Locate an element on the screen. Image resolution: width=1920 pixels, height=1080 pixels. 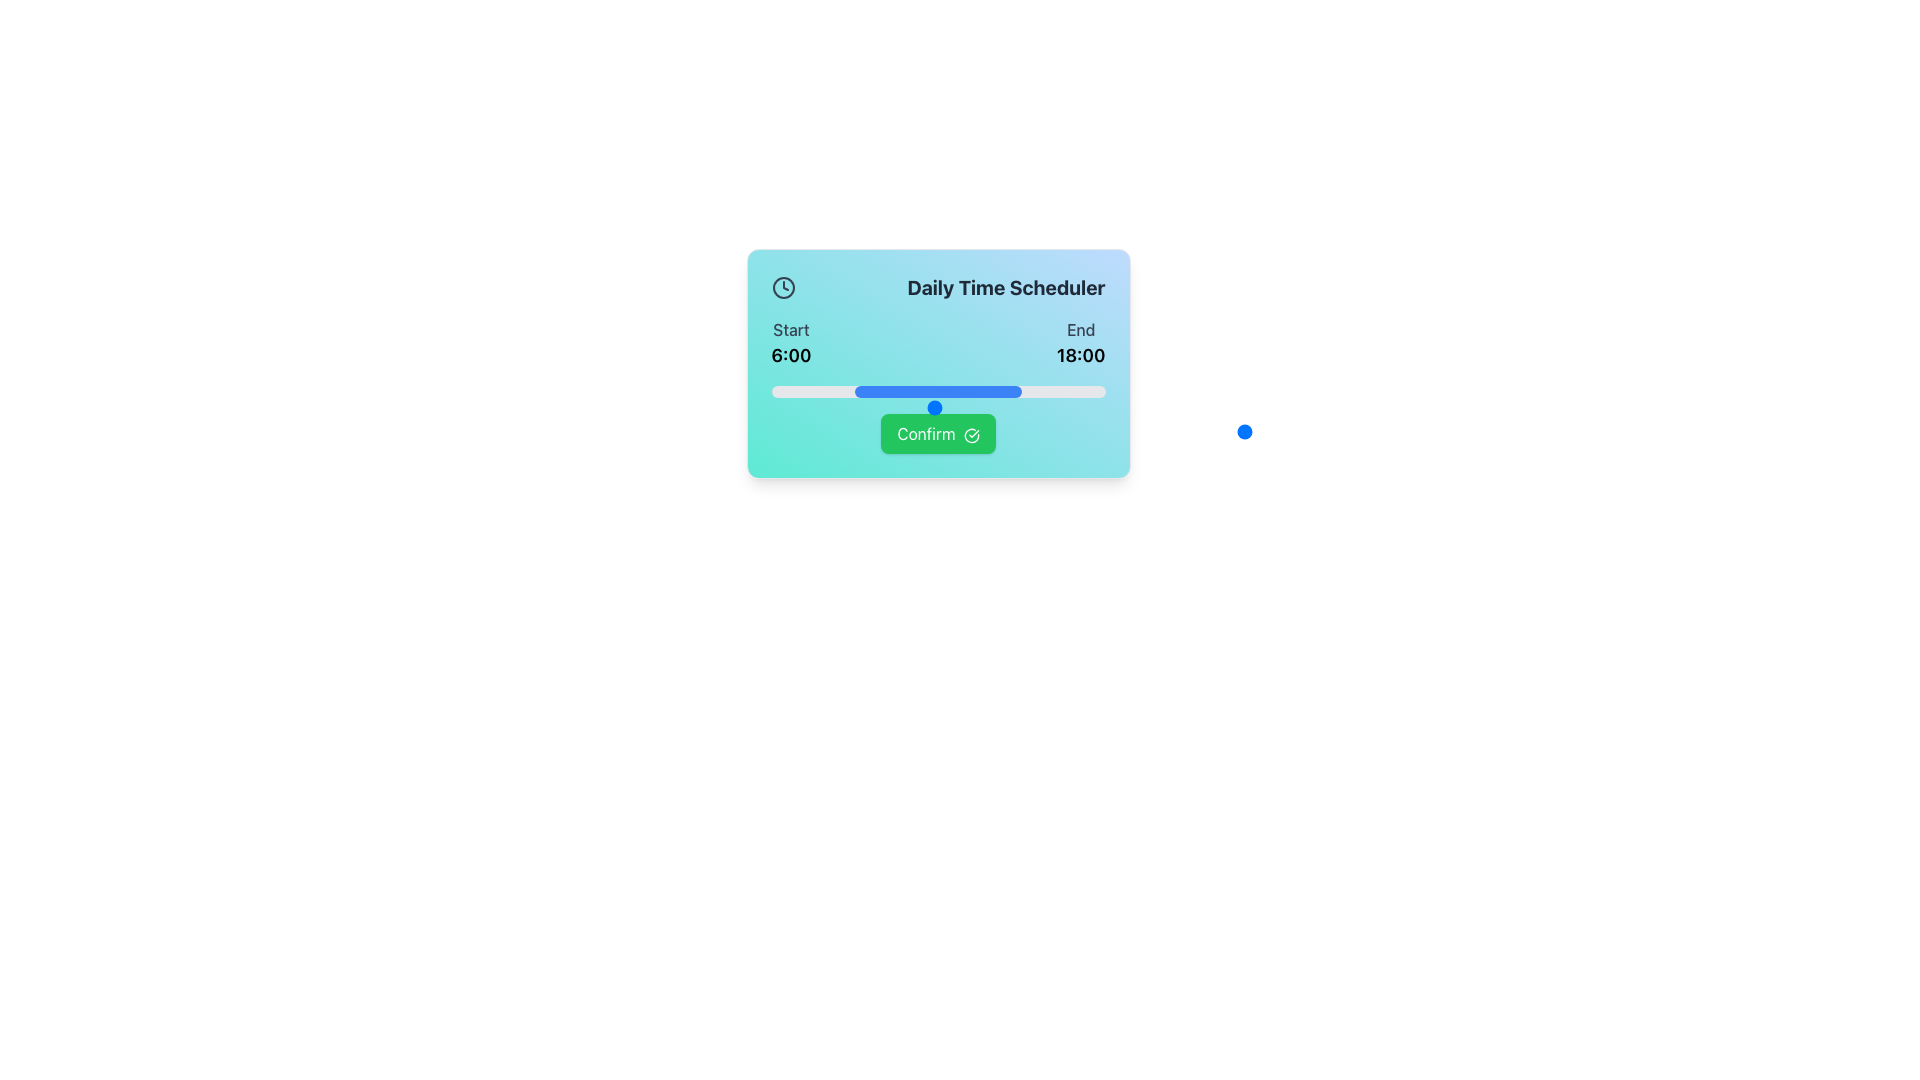
the SVG icon located in the top-left segment of the 'Daily Time Scheduler' component, which symbolizes scheduling or time-related functionality is located at coordinates (782, 288).